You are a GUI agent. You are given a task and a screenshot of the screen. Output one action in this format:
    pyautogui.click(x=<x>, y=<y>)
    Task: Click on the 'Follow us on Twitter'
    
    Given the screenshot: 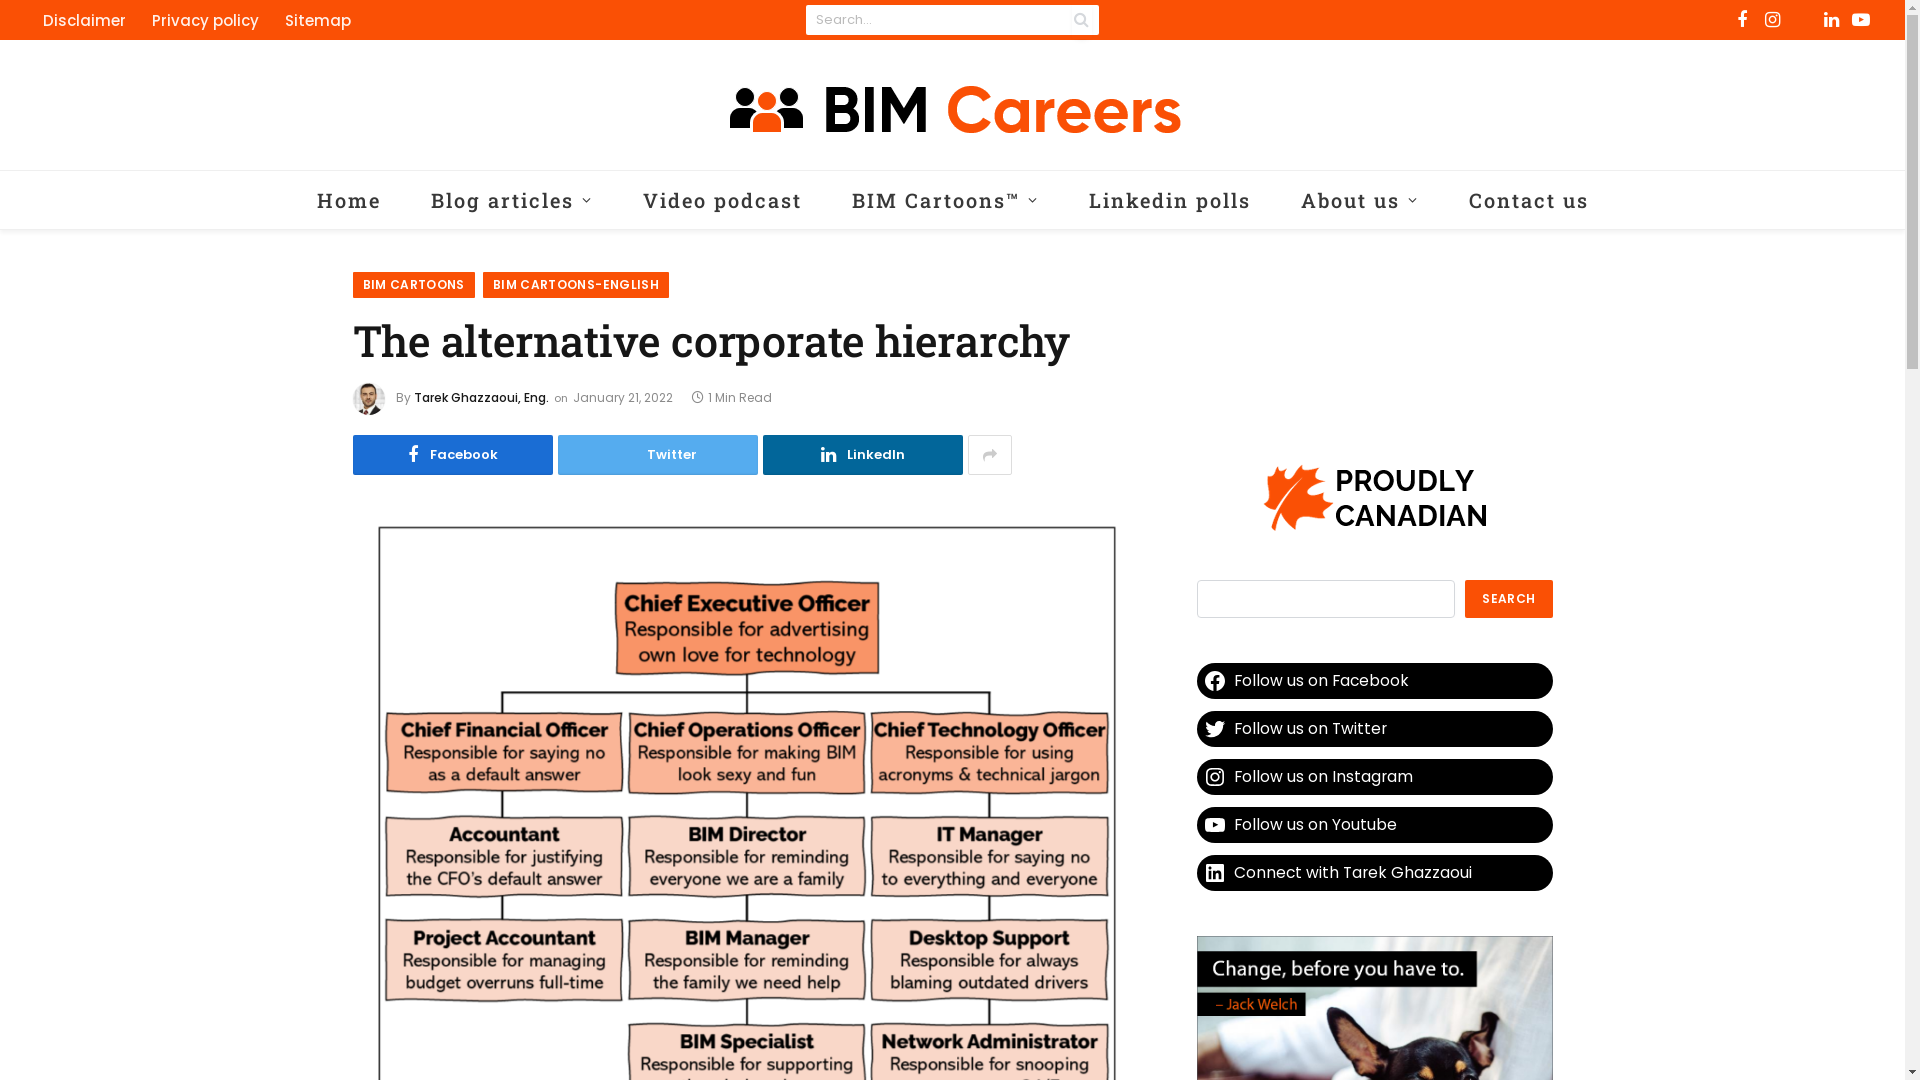 What is the action you would take?
    pyautogui.click(x=1195, y=729)
    